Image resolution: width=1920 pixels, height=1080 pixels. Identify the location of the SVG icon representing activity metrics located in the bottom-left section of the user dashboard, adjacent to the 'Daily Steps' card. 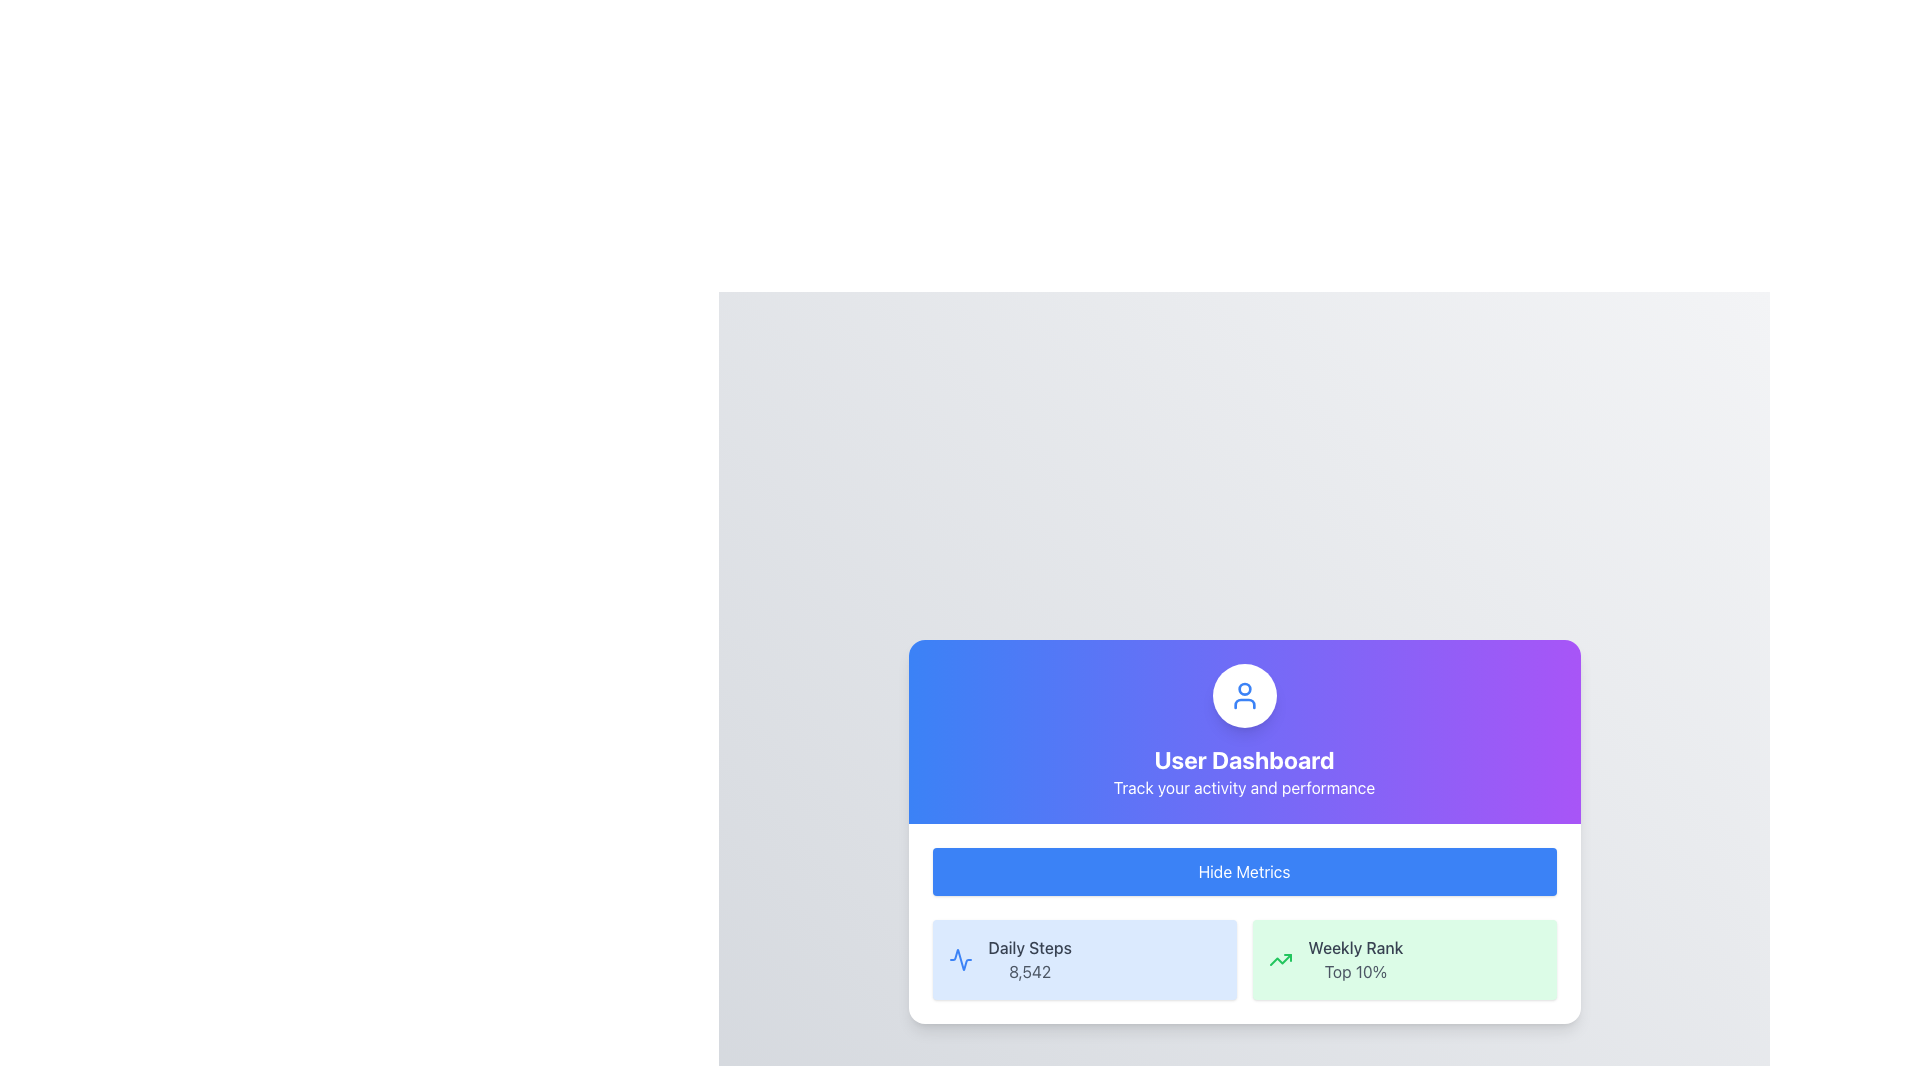
(960, 959).